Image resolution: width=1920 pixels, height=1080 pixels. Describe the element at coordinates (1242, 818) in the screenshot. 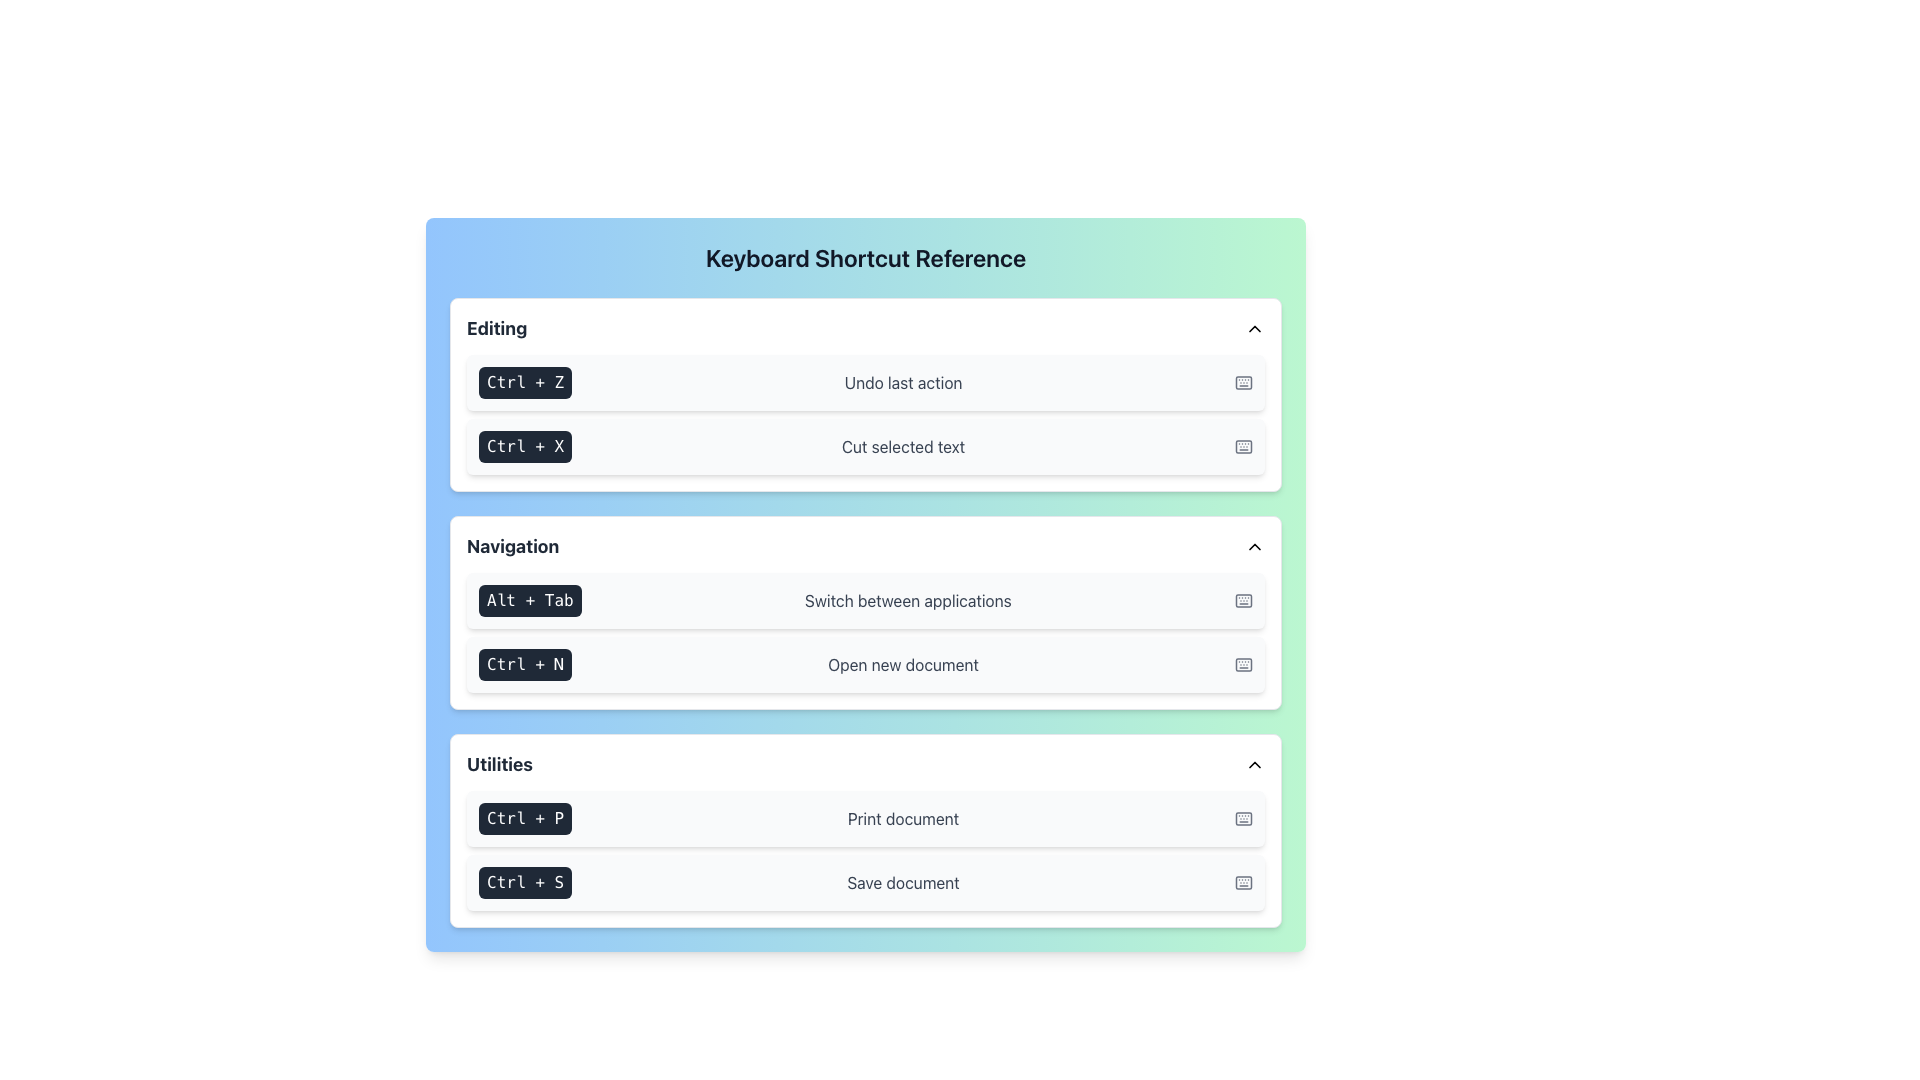

I see `the 'Print document' icon located at the far right of the row, which represents the keyboard shortcut for printing documents` at that location.